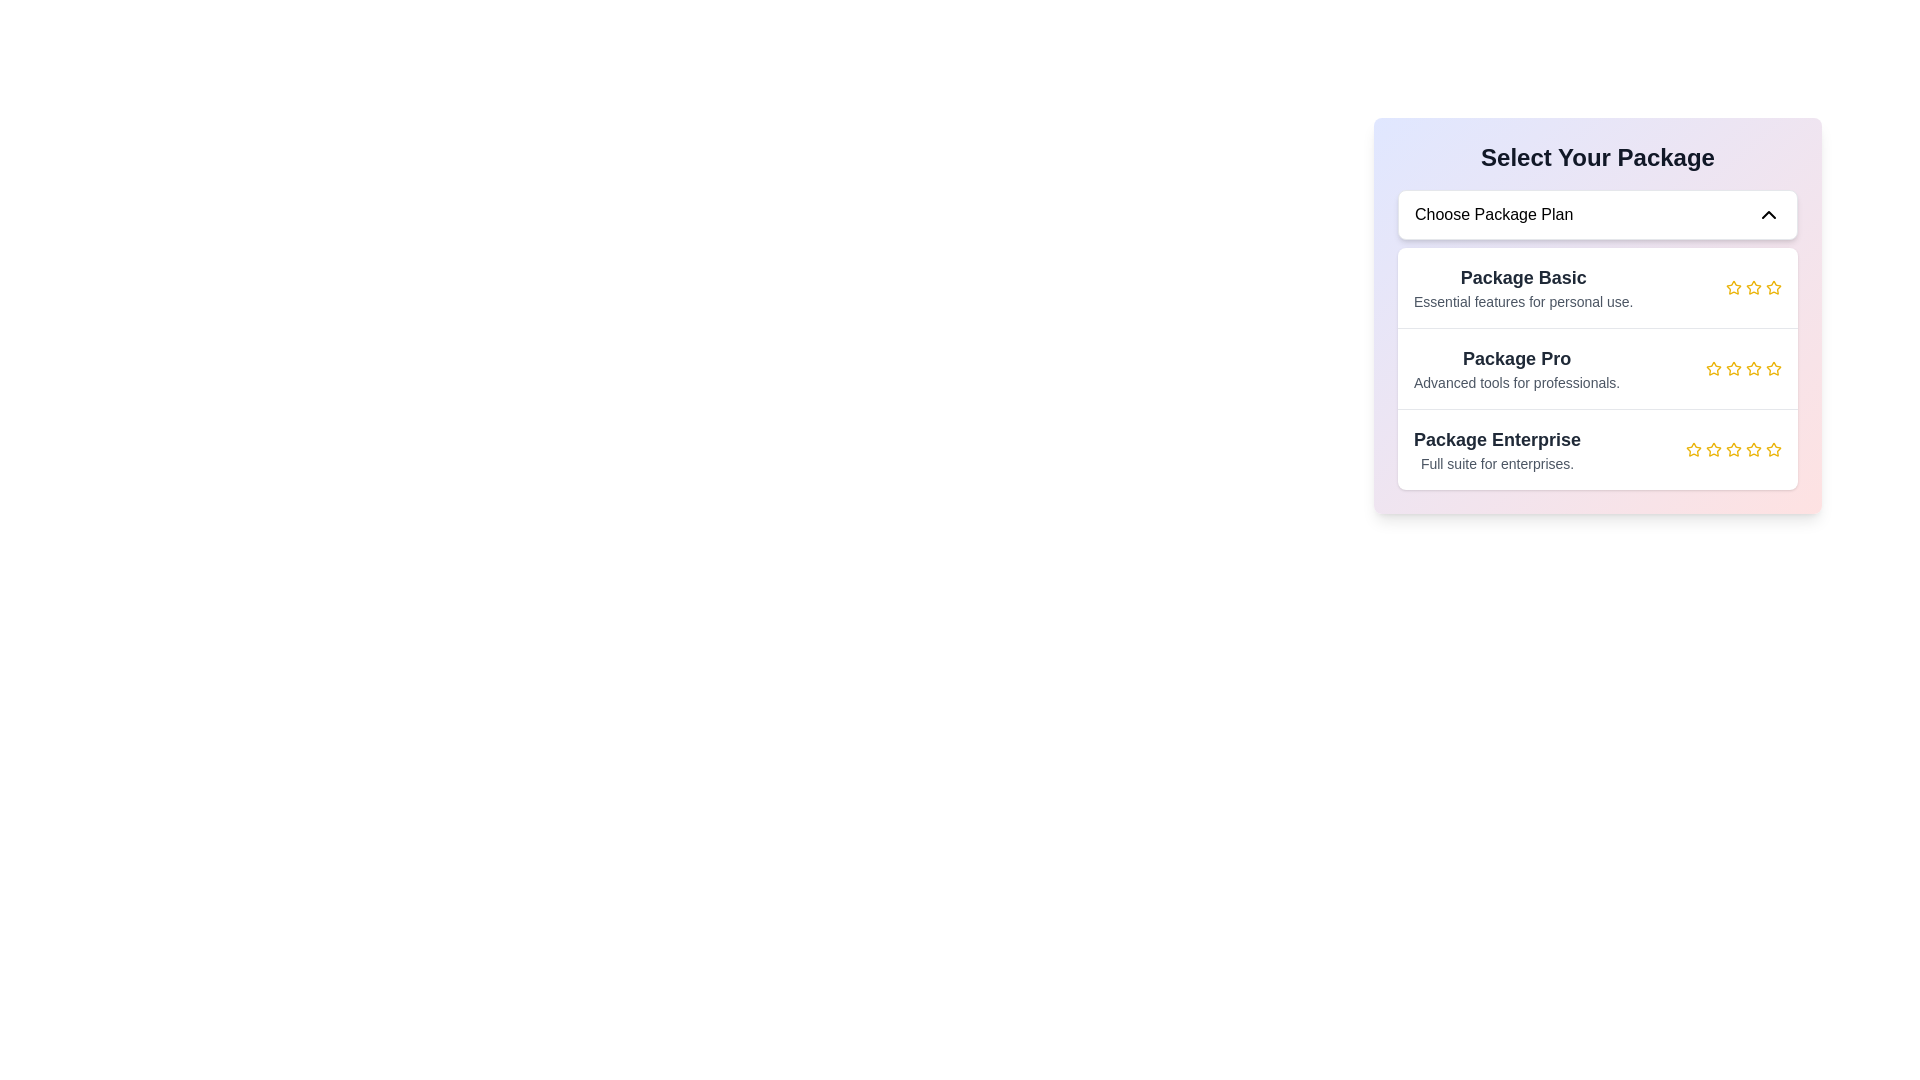 The image size is (1920, 1080). Describe the element at coordinates (1497, 450) in the screenshot. I see `the Text block describing the 'Package Enterprise' offering, which is the third item under the 'Select Your Package' header` at that location.